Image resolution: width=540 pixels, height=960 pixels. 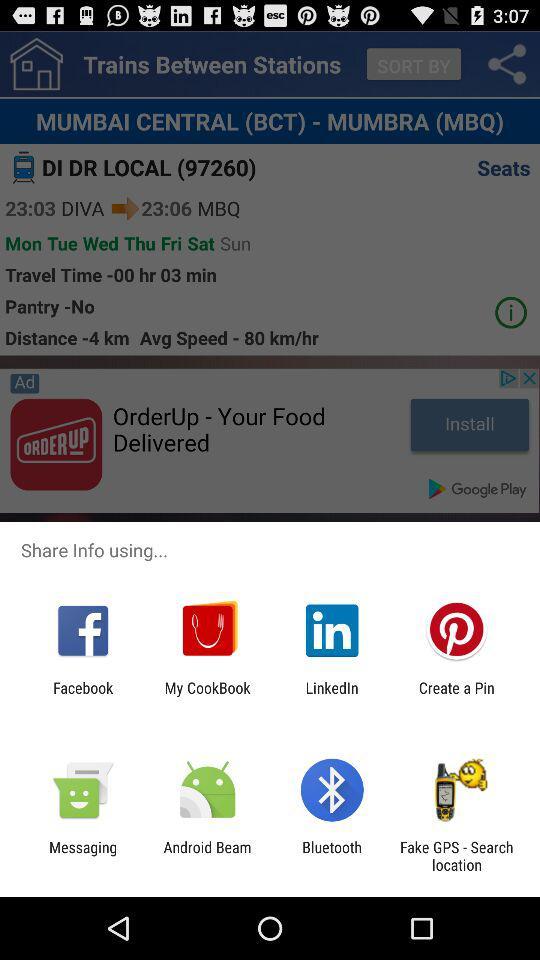 I want to click on the app next to the bluetooth, so click(x=456, y=855).